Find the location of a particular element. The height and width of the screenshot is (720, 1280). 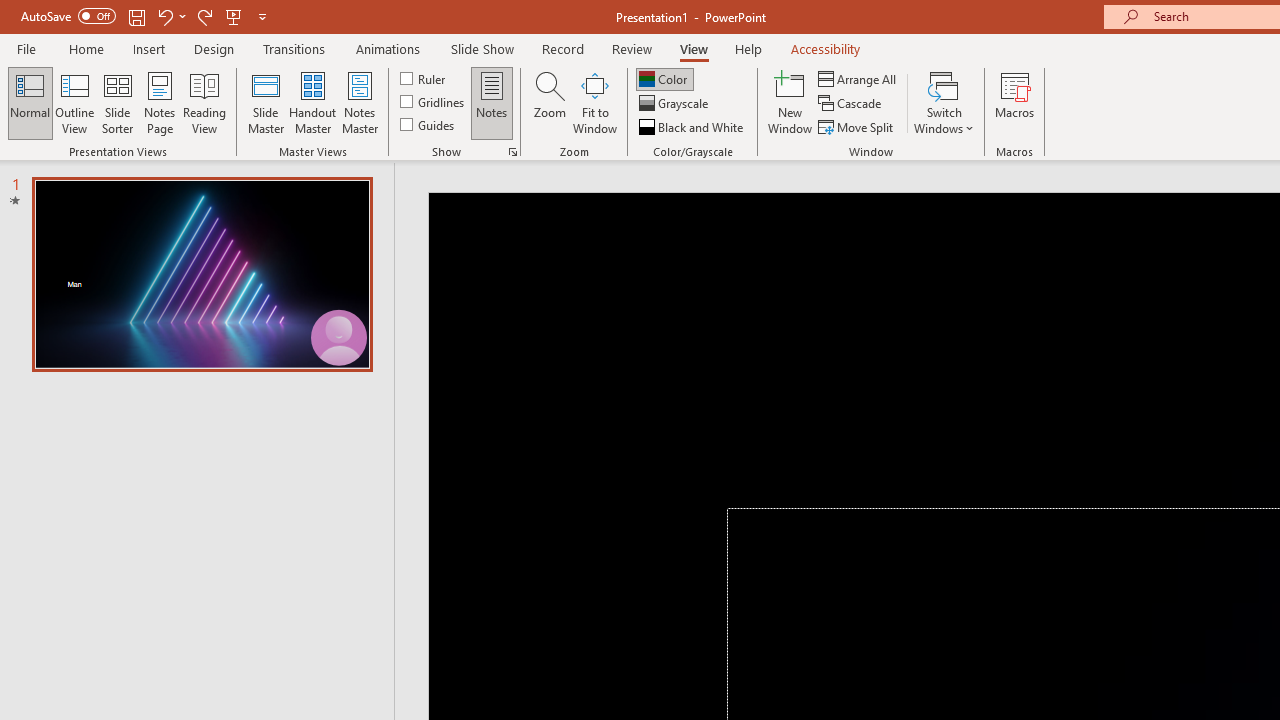

'Ruler' is located at coordinates (423, 77).